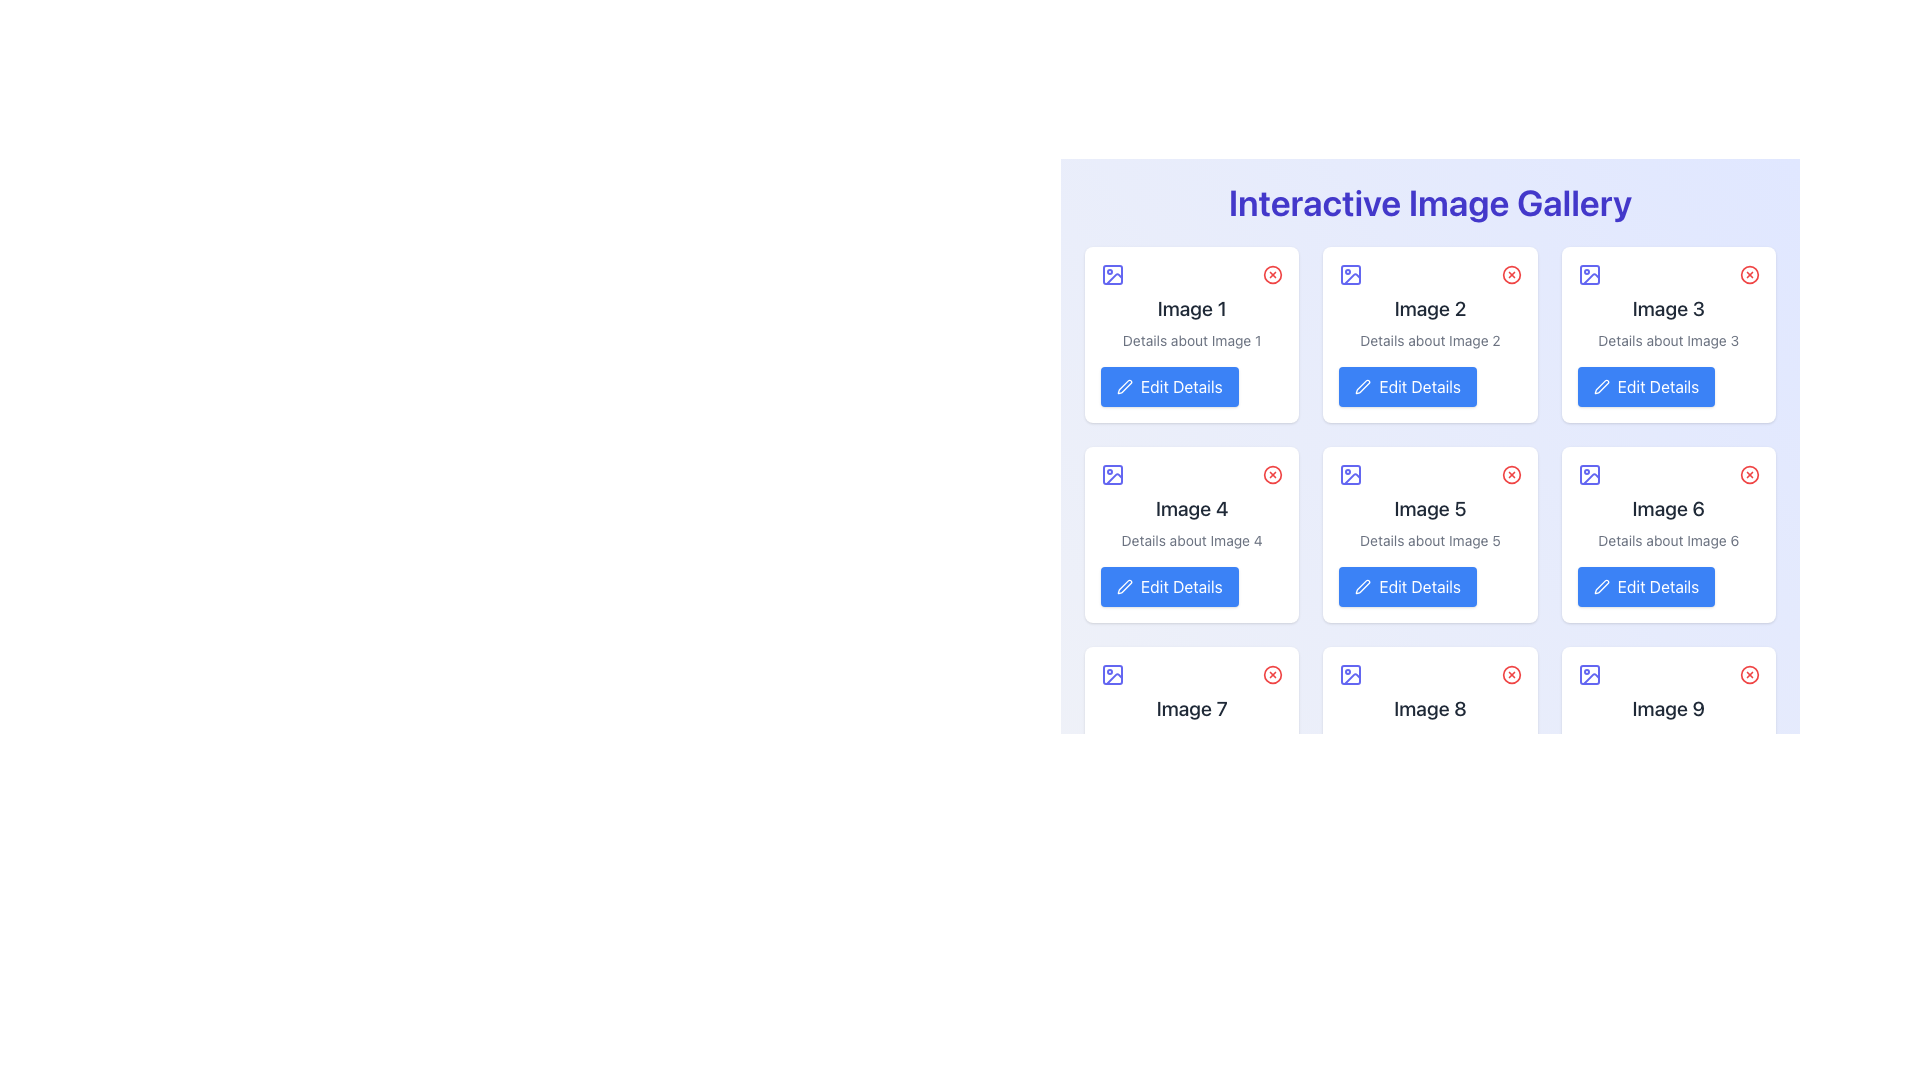 This screenshot has width=1920, height=1080. I want to click on the SVG circle that represents the circular outline for the close icon located in the top-right corner of the 'Image 5' card, so click(1511, 474).